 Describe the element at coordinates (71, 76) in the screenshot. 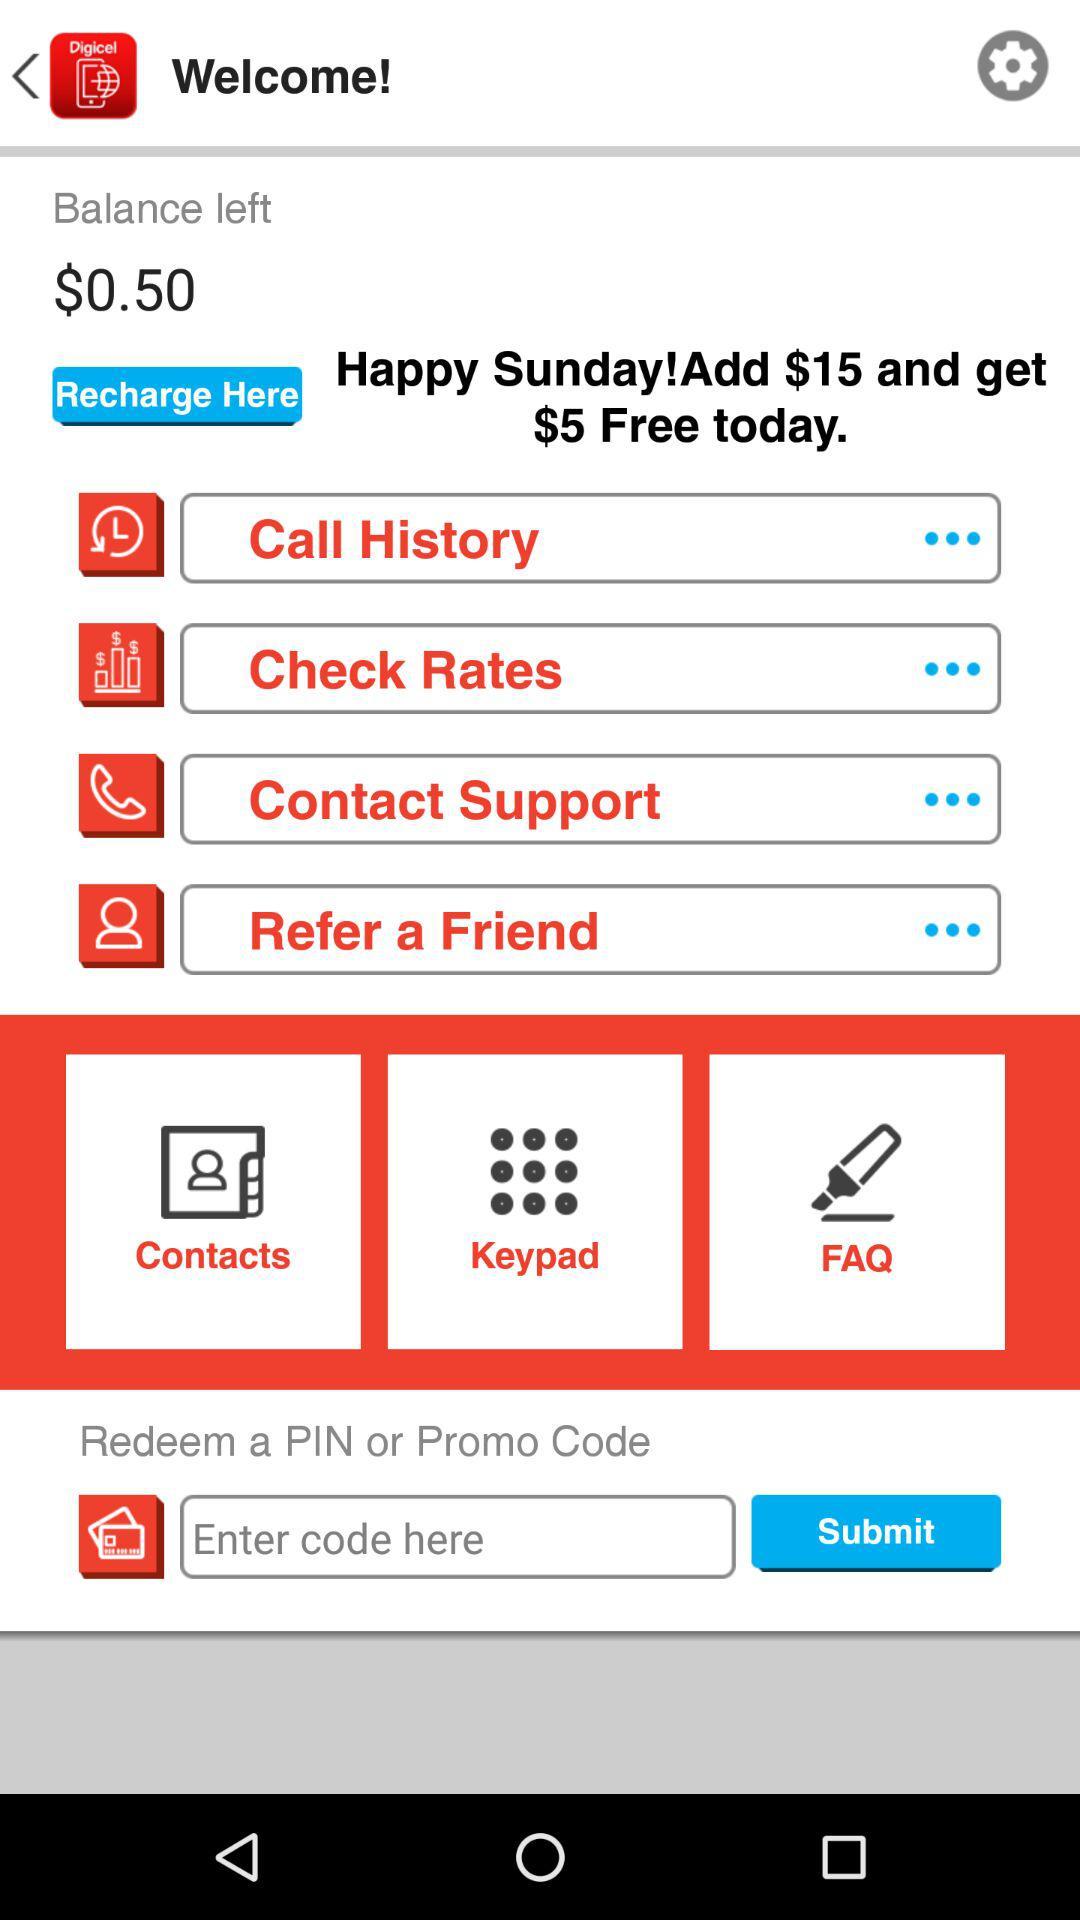

I see `the item next to the welcome! icon` at that location.